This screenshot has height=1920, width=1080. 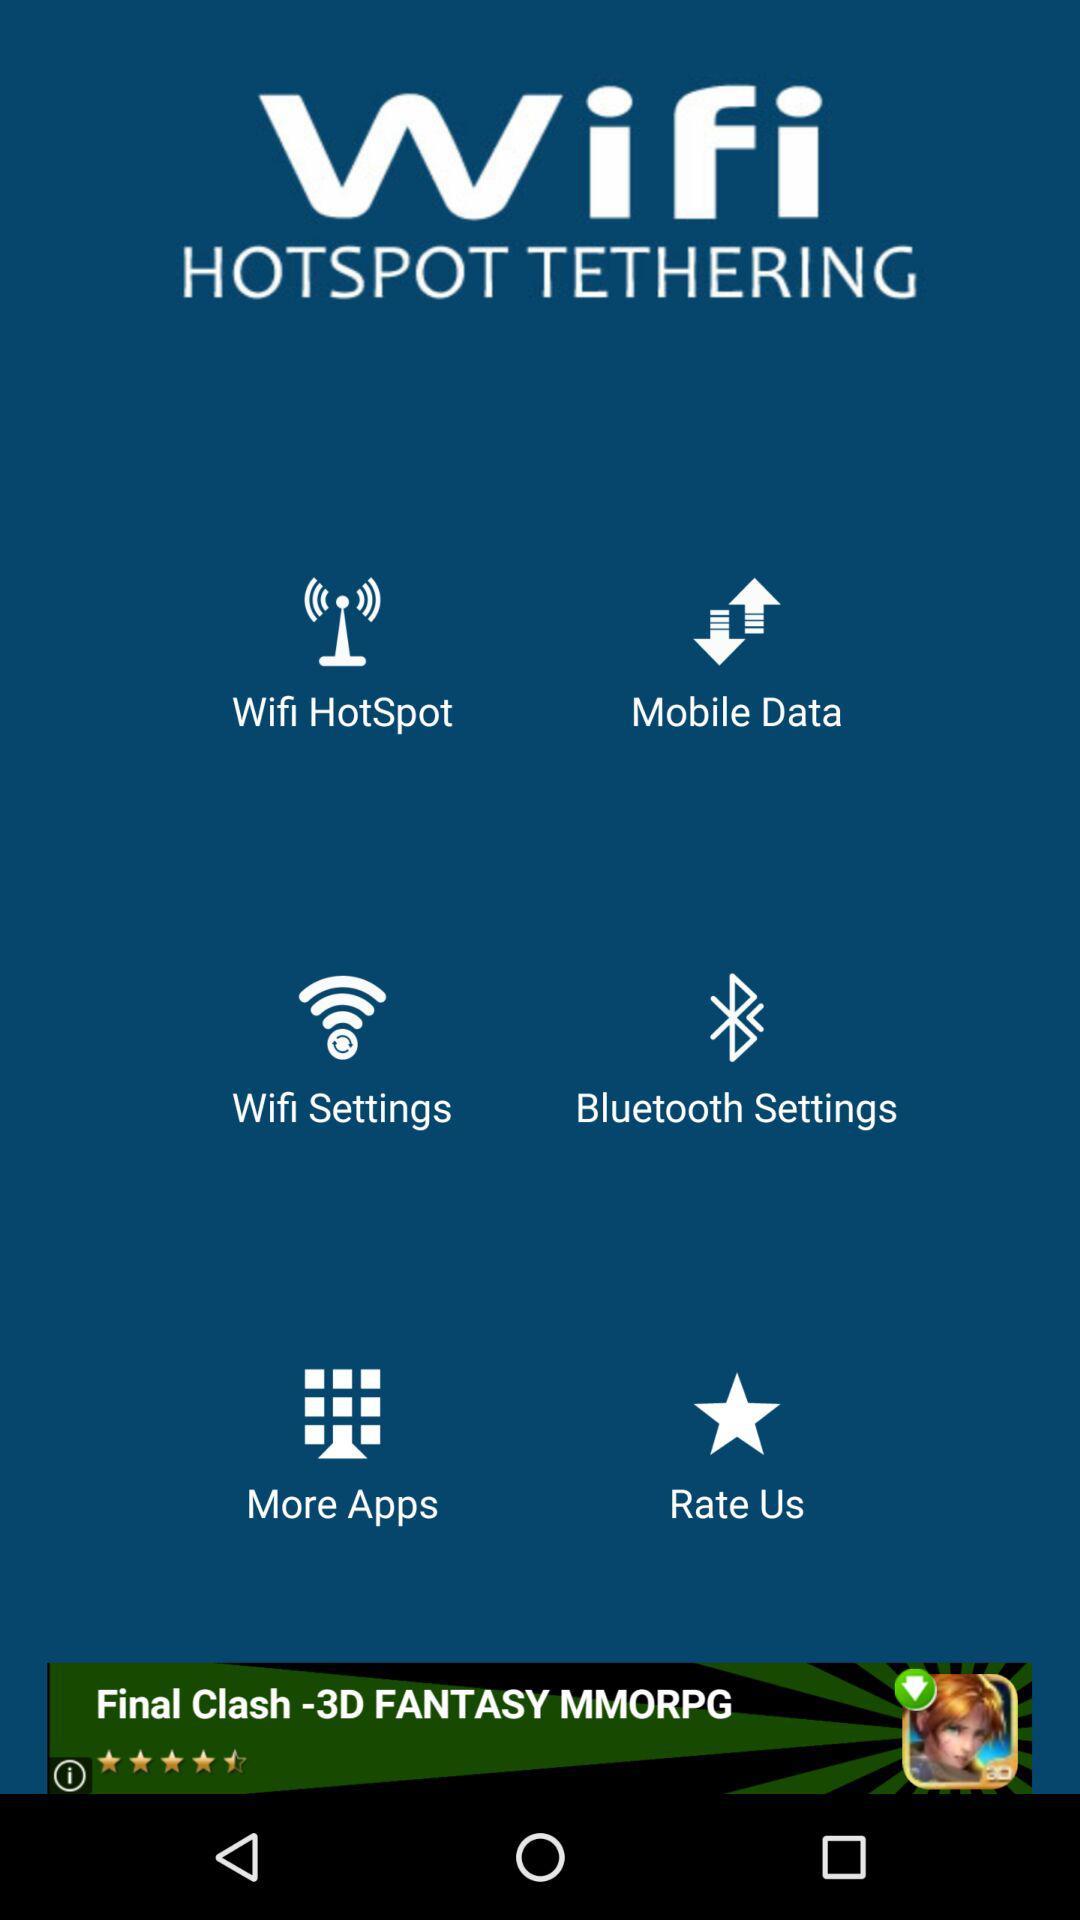 I want to click on the more apps icon, so click(x=341, y=1411).